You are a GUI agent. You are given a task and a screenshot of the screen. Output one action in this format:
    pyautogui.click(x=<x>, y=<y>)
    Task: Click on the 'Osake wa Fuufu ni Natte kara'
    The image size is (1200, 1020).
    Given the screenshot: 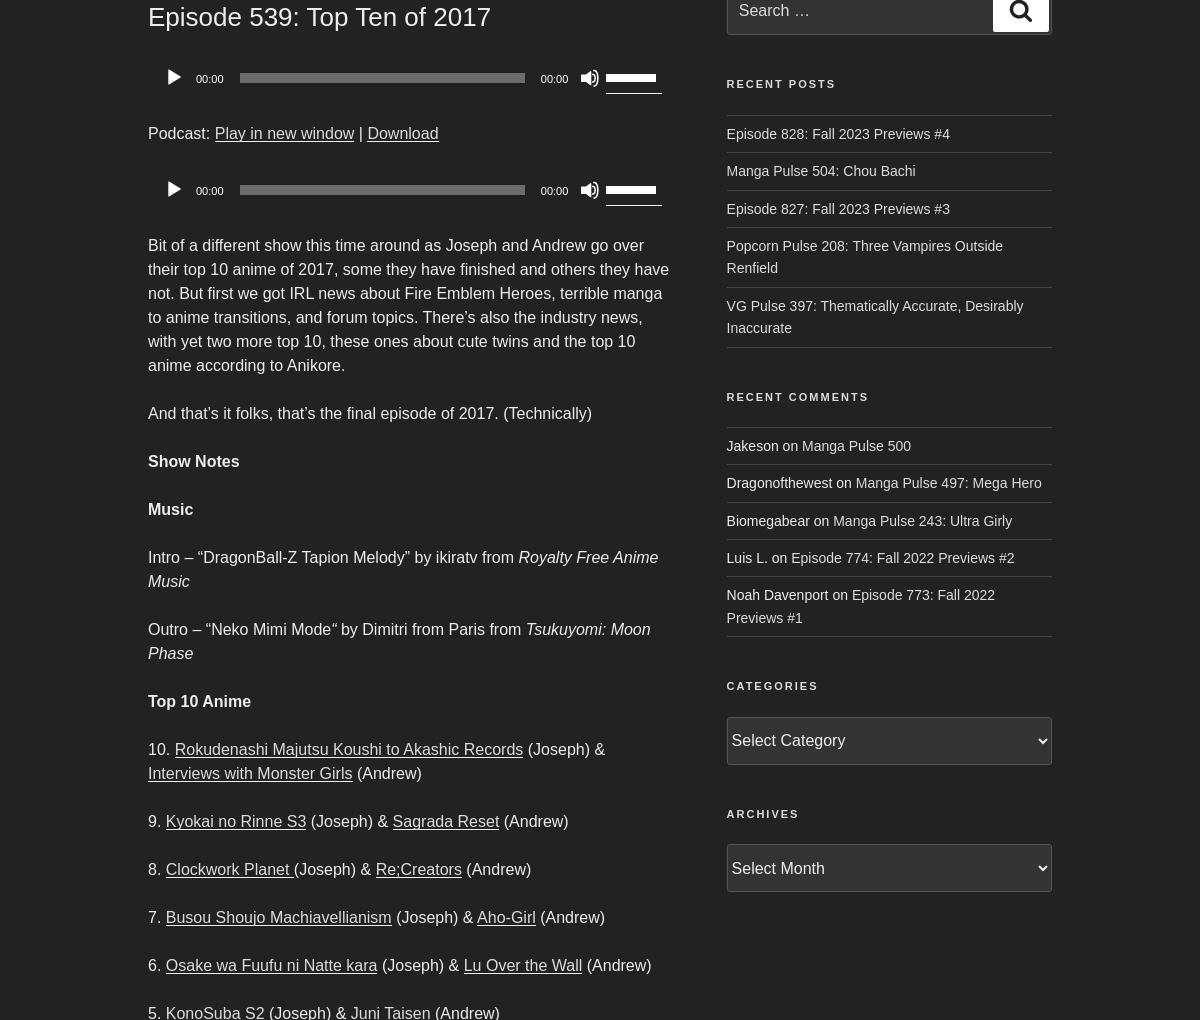 What is the action you would take?
    pyautogui.click(x=164, y=964)
    